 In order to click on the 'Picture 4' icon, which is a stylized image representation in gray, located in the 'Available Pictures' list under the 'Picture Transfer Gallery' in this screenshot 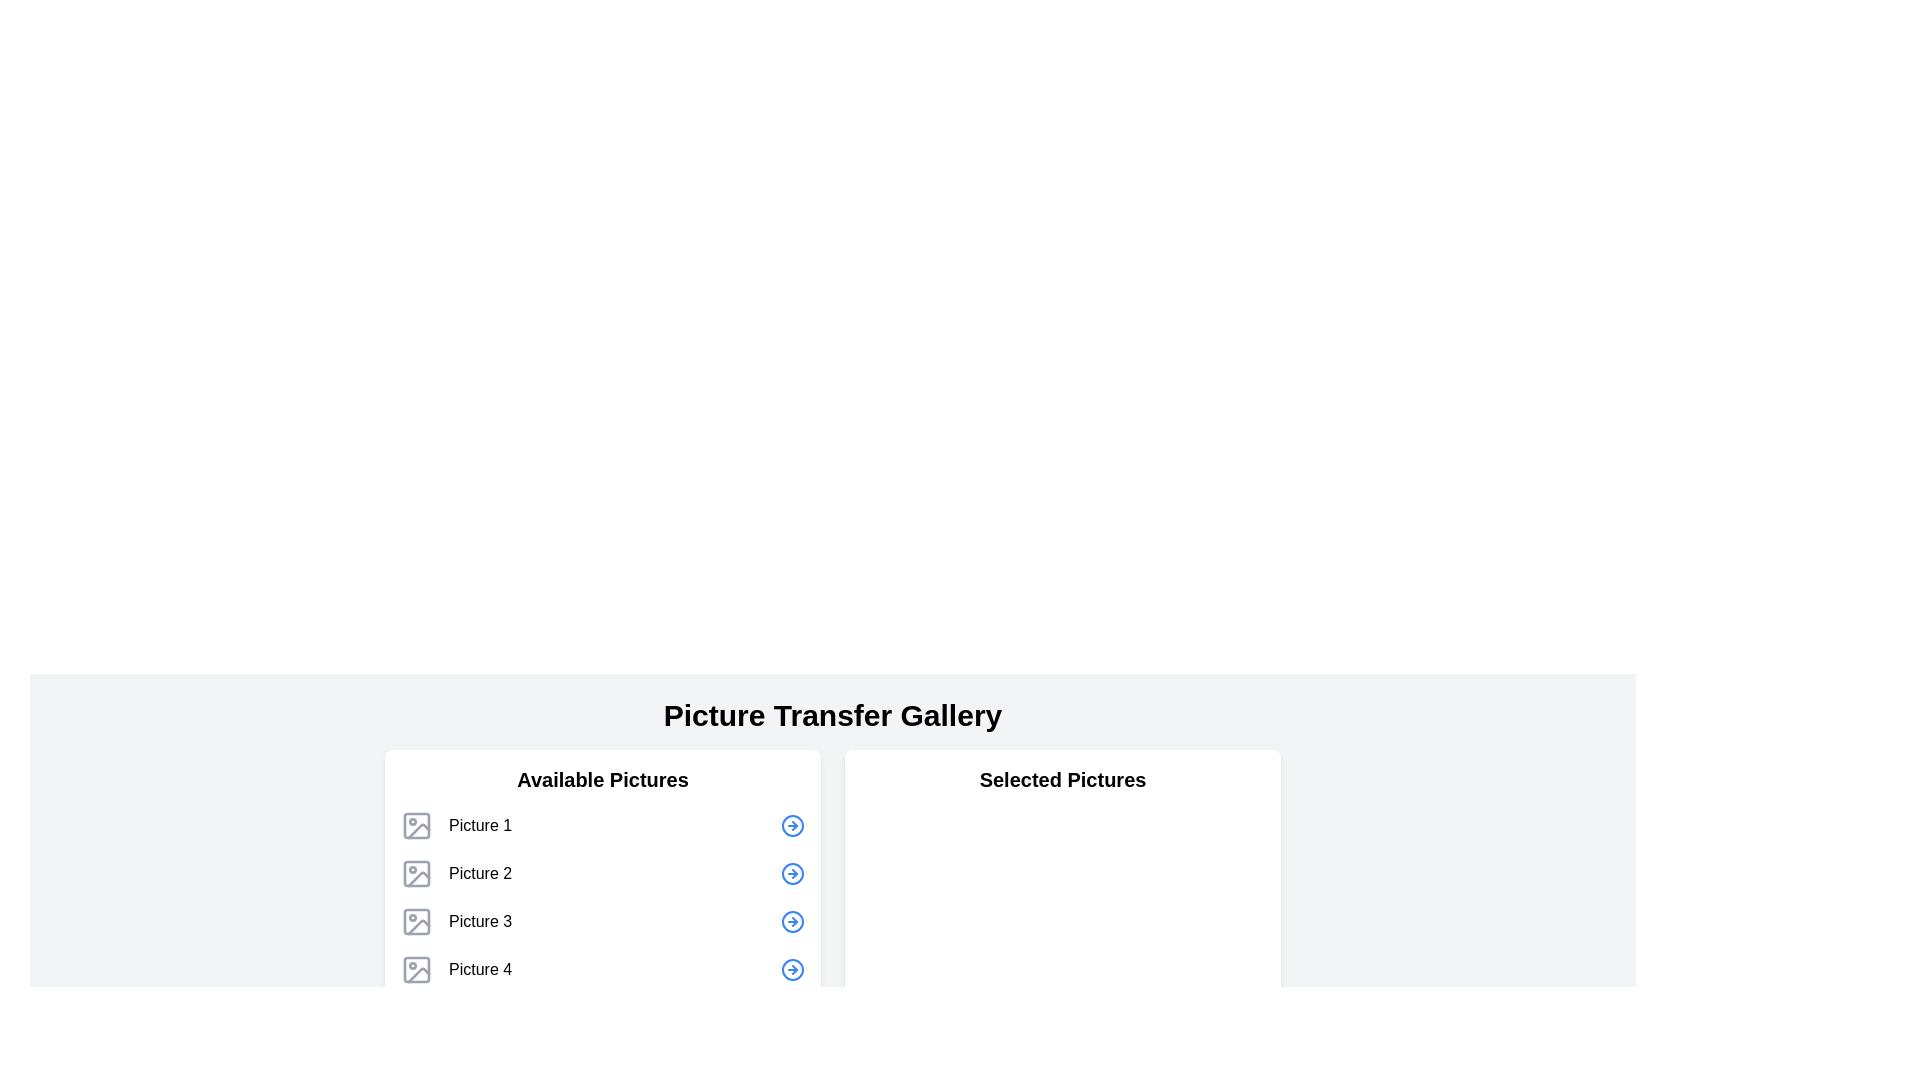, I will do `click(417, 974)`.